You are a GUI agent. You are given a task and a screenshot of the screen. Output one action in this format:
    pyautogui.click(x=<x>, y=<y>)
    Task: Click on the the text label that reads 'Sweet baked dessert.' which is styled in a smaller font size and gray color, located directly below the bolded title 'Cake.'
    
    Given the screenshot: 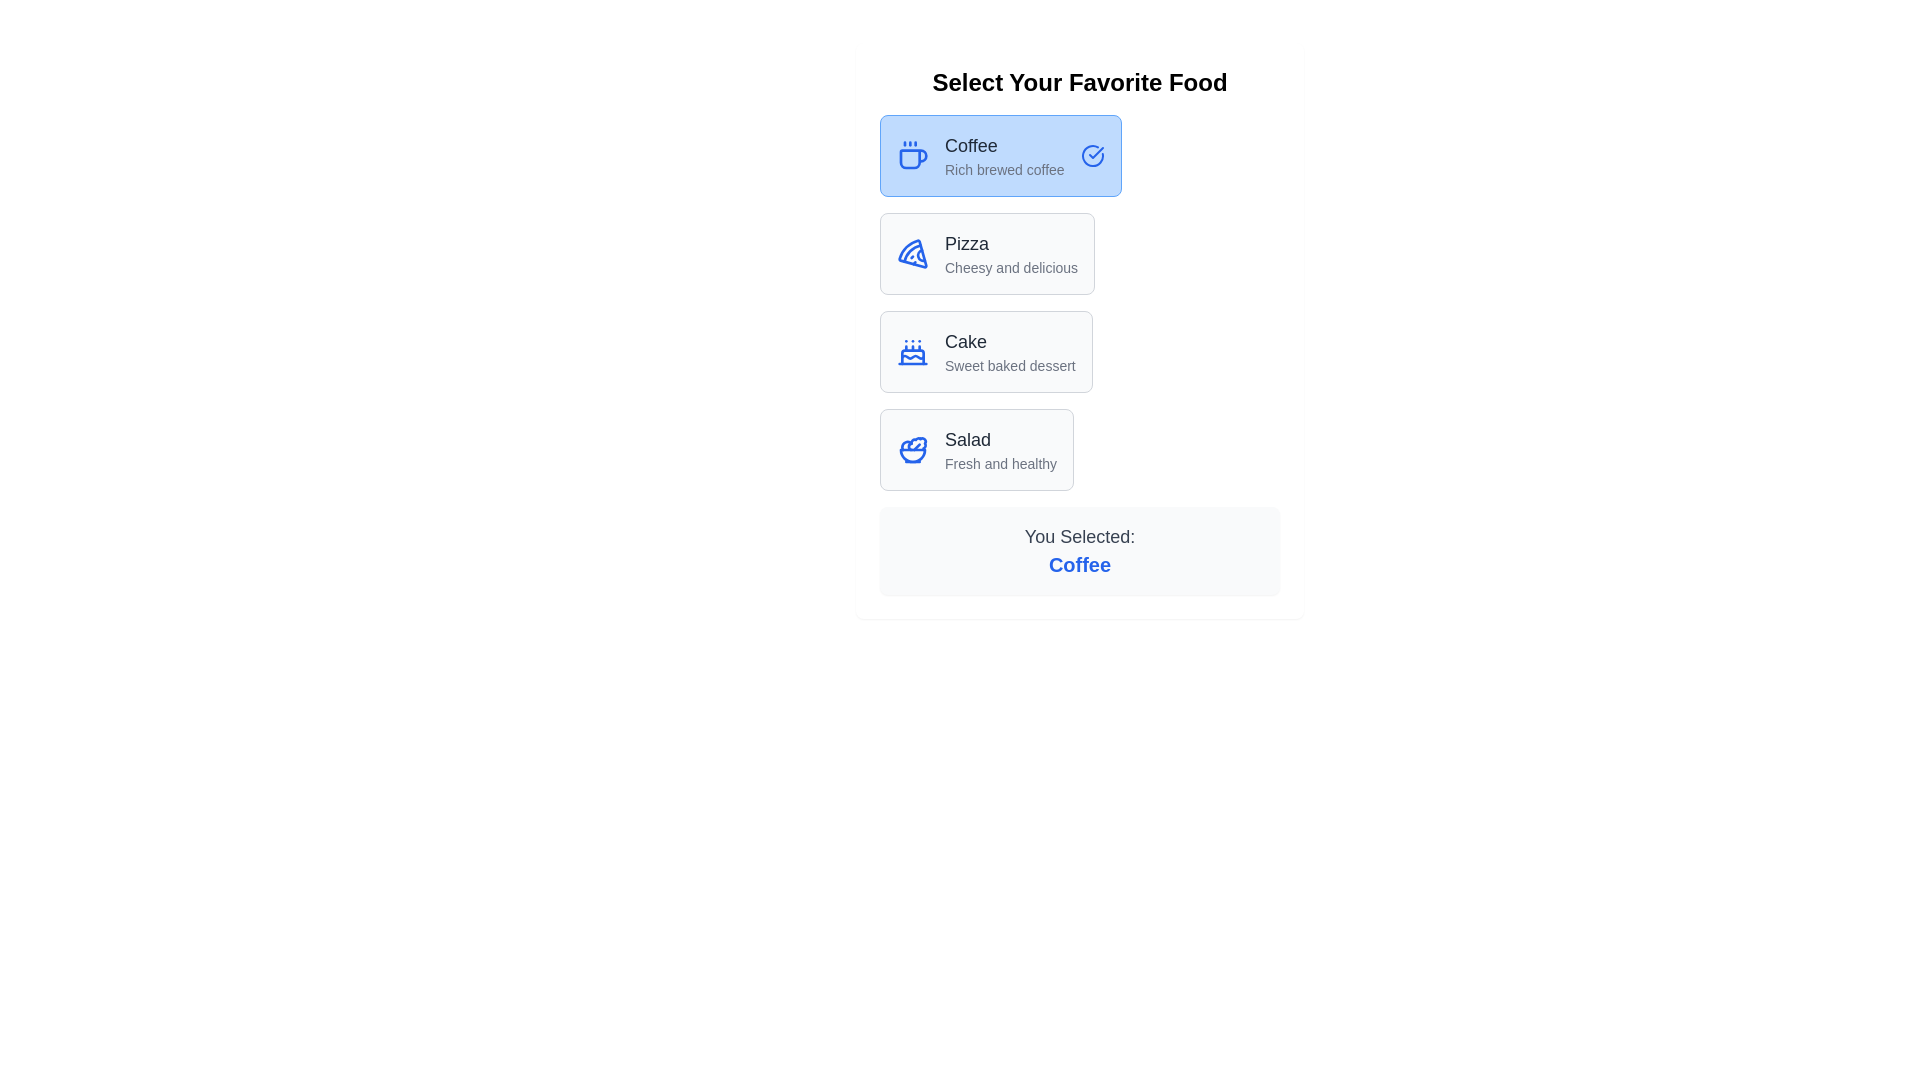 What is the action you would take?
    pyautogui.click(x=1010, y=366)
    